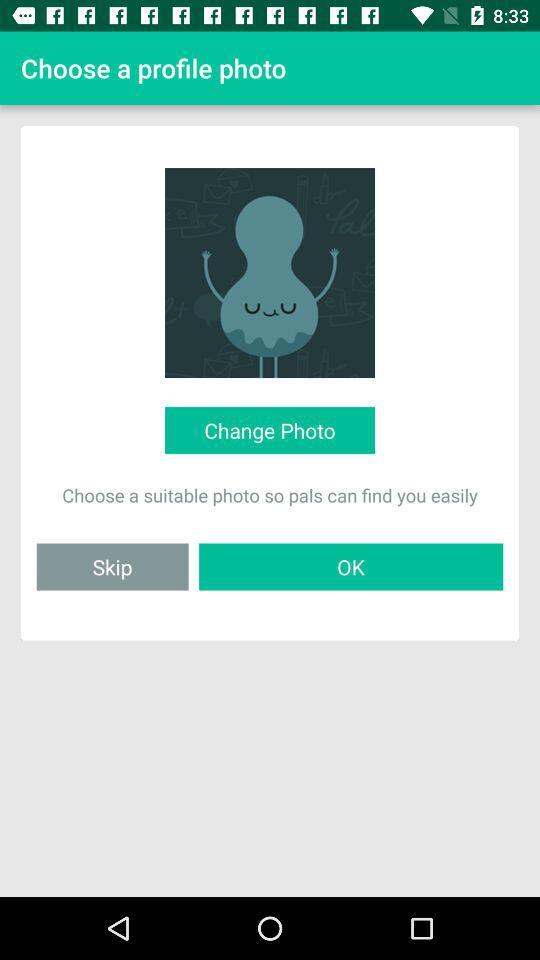  Describe the element at coordinates (350, 566) in the screenshot. I see `the ok icon` at that location.